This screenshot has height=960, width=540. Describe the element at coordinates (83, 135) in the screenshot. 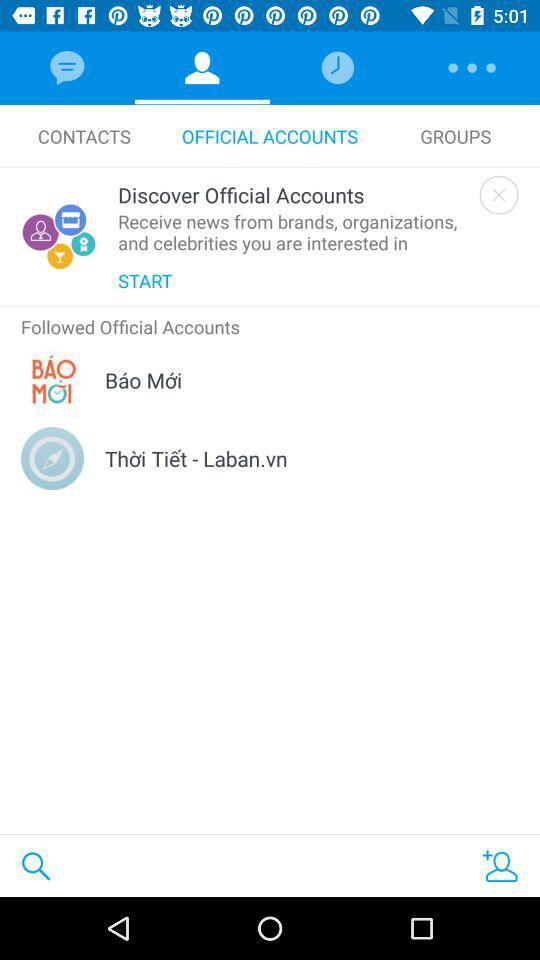

I see `contacts item` at that location.